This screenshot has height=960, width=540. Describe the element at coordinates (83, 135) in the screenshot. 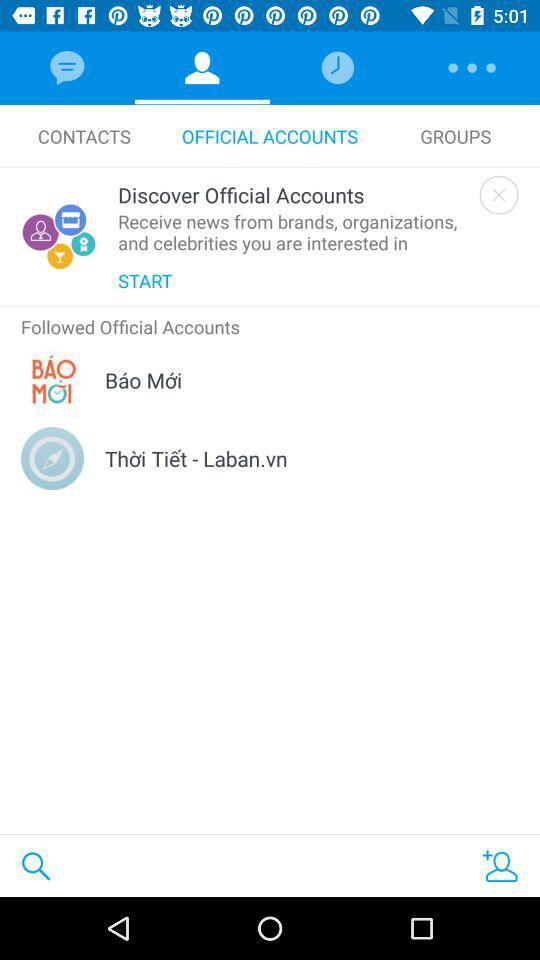

I see `contacts item` at that location.